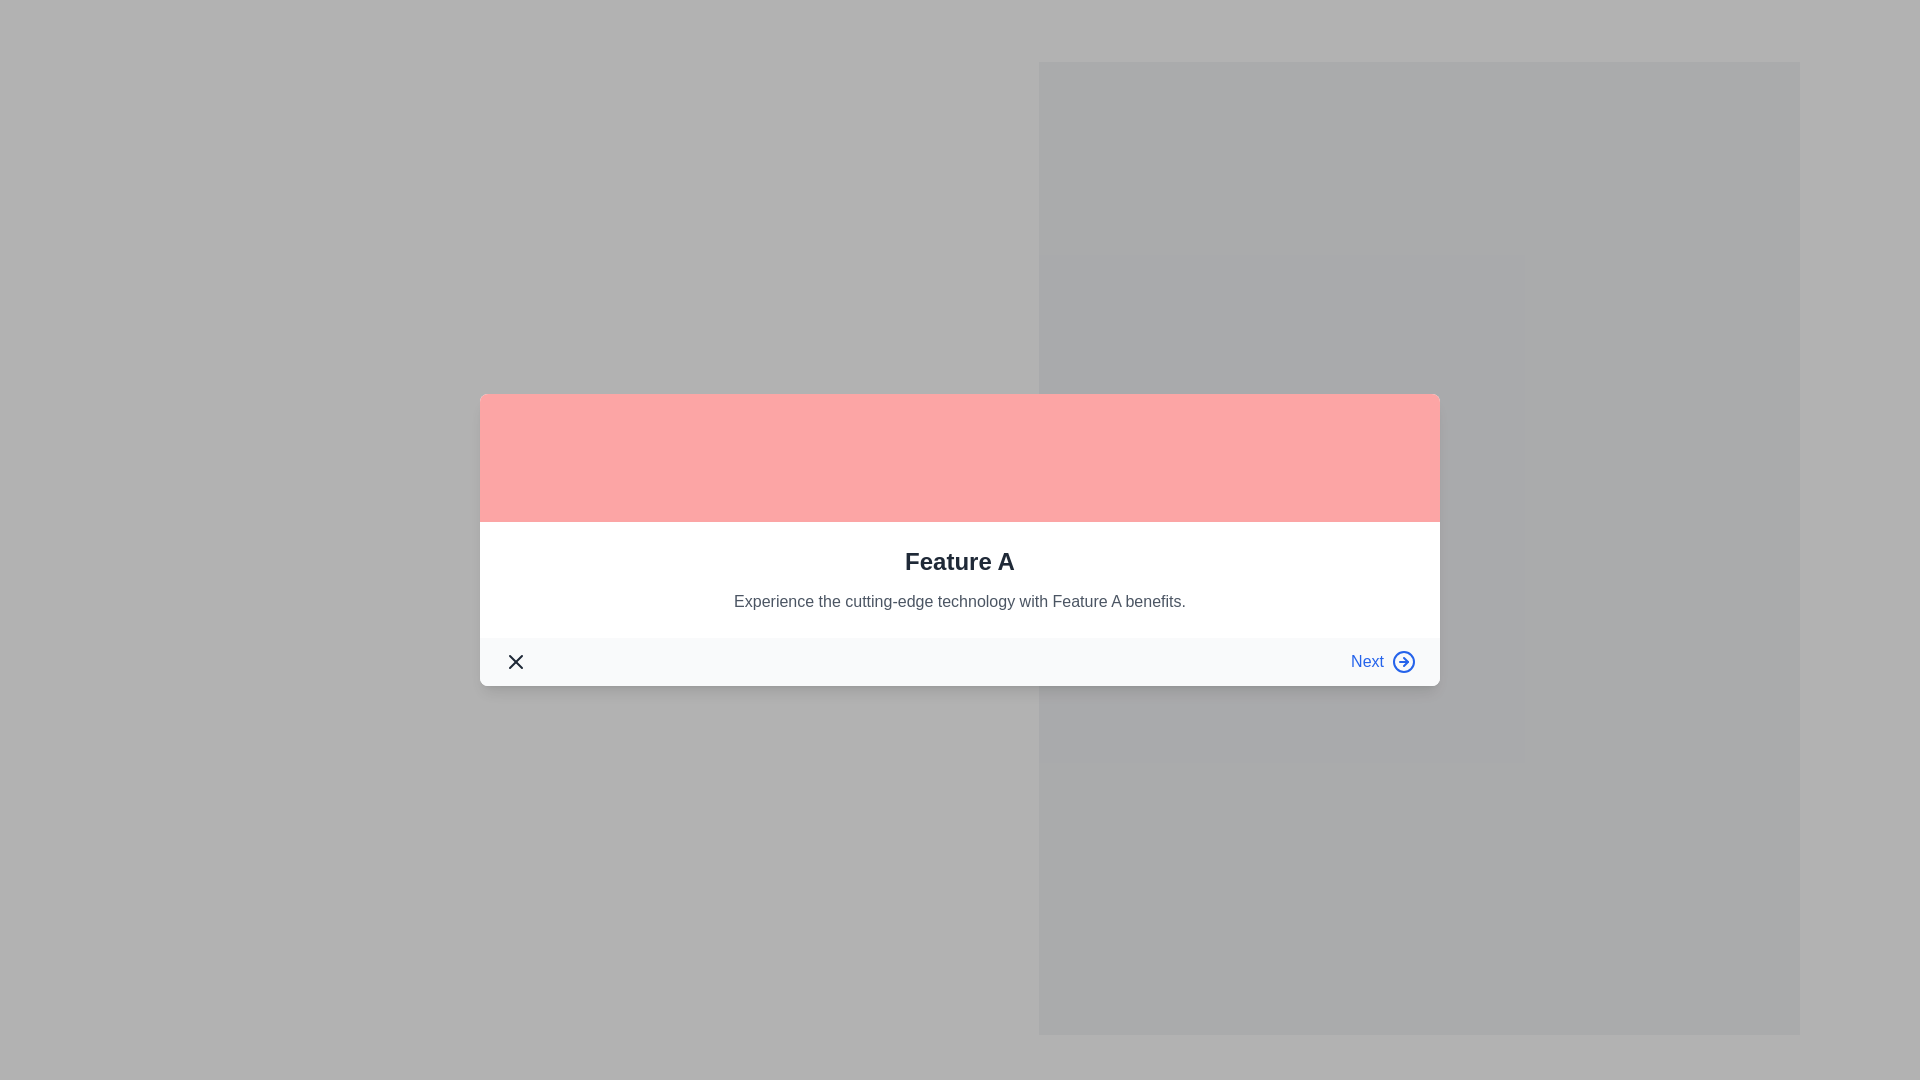 Image resolution: width=1920 pixels, height=1080 pixels. Describe the element at coordinates (1382, 662) in the screenshot. I see `the 'Next' button` at that location.